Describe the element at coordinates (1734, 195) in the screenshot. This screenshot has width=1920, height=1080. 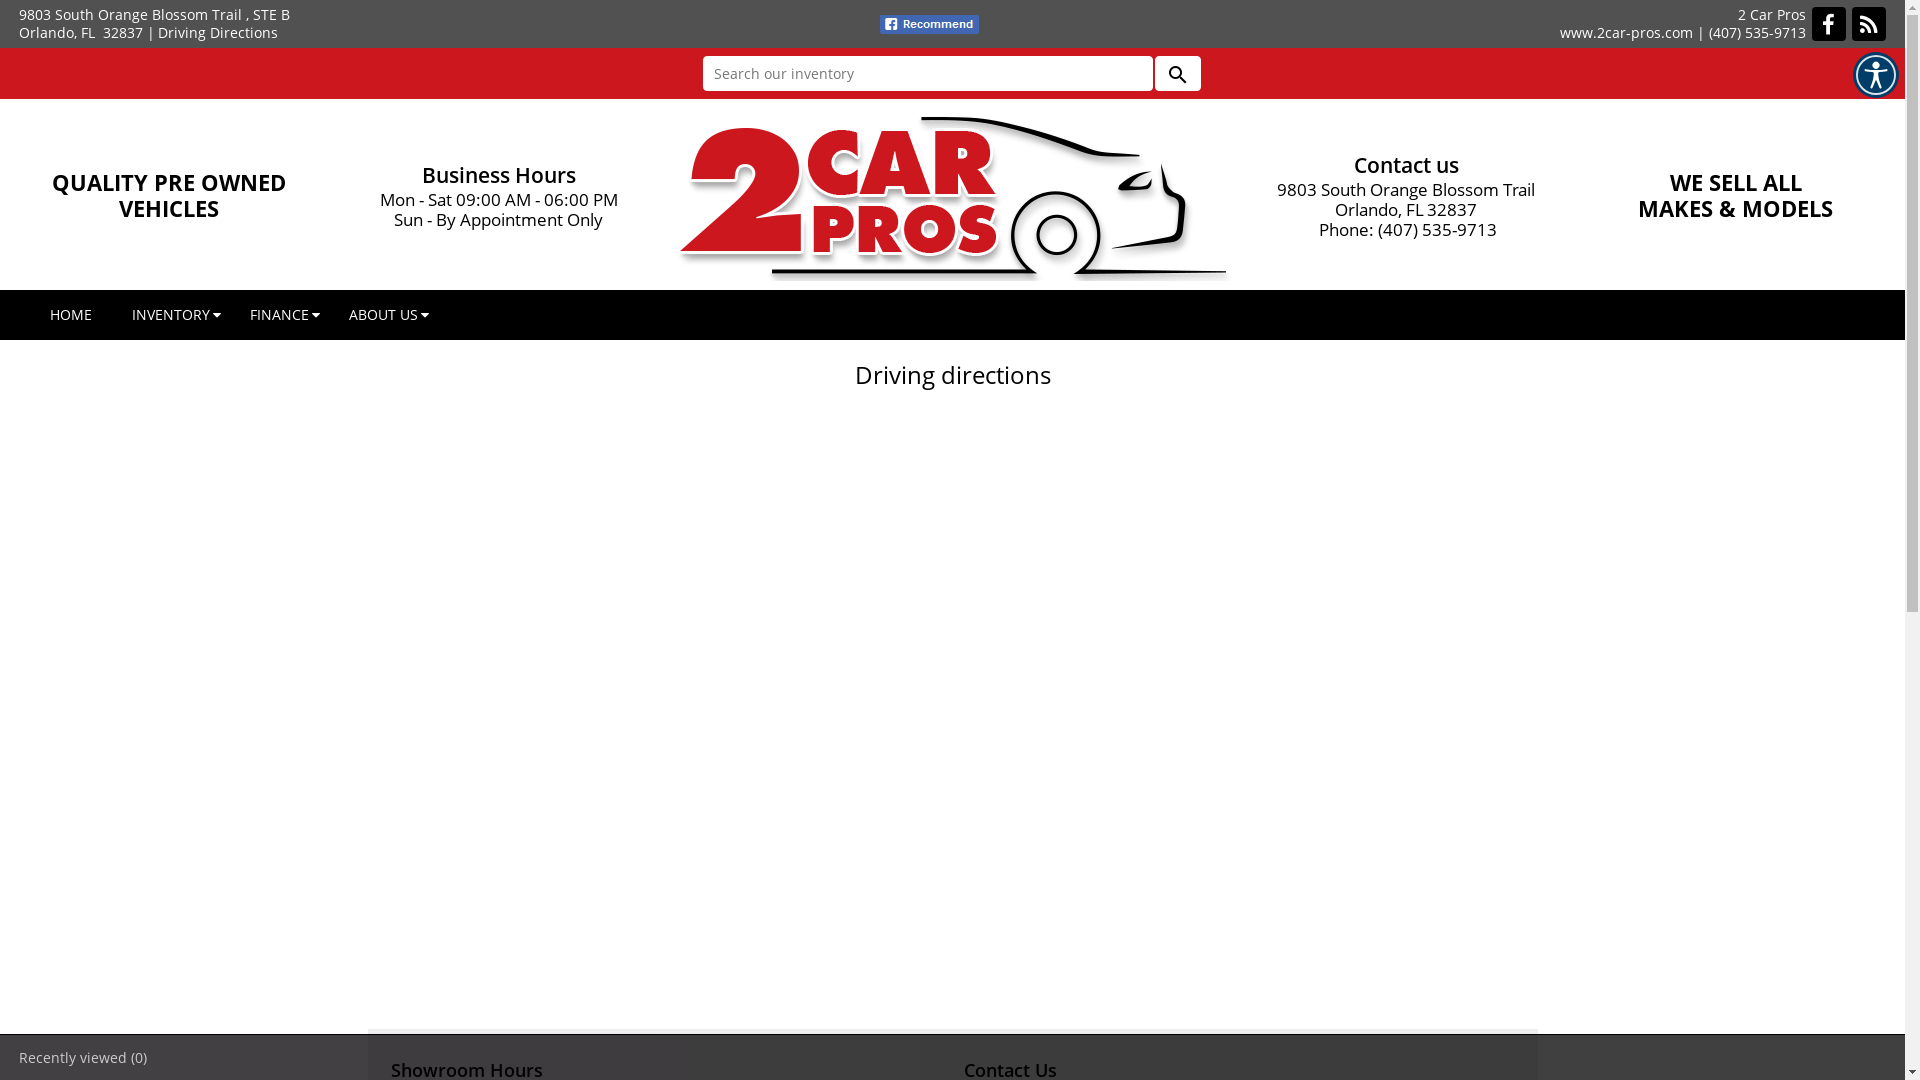
I see `'WE SELL ALL` at that location.